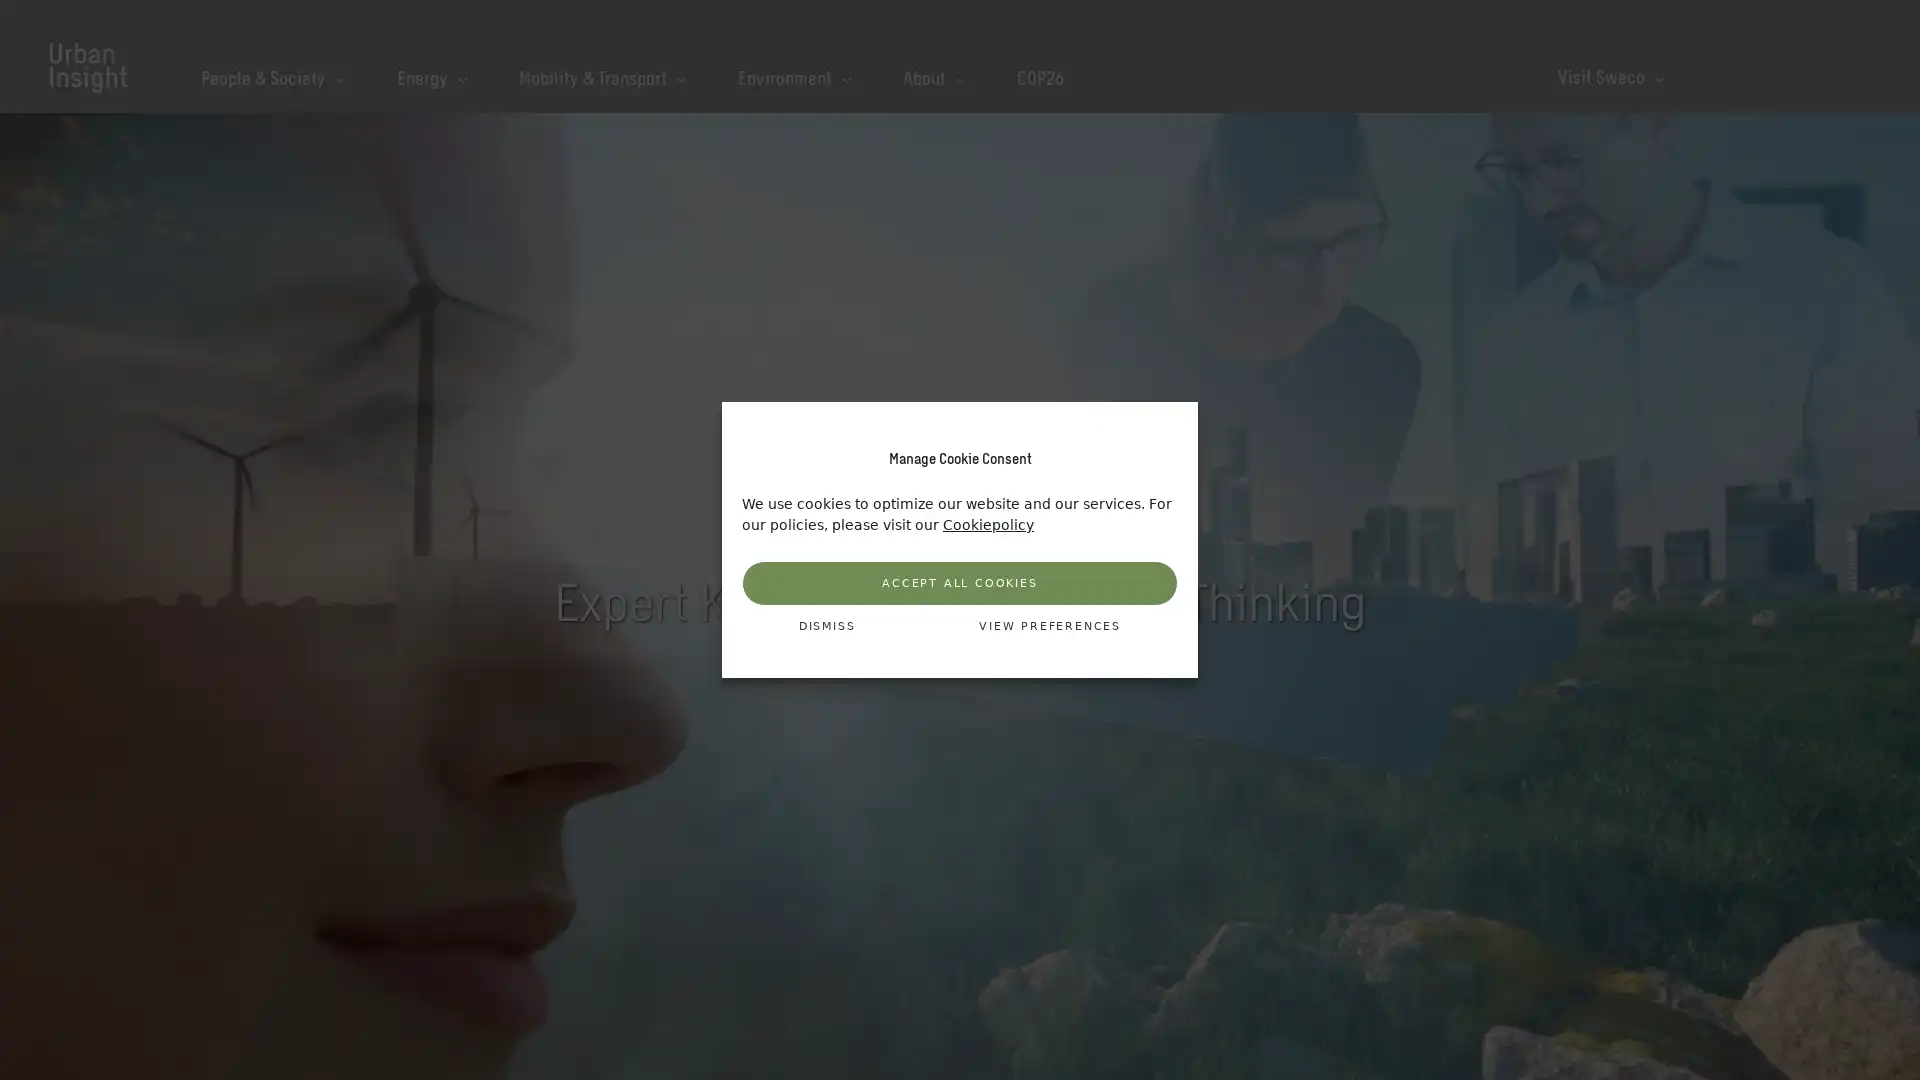 This screenshot has height=1080, width=1920. What do you see at coordinates (1049, 626) in the screenshot?
I see `VIEW PREFERENCES` at bounding box center [1049, 626].